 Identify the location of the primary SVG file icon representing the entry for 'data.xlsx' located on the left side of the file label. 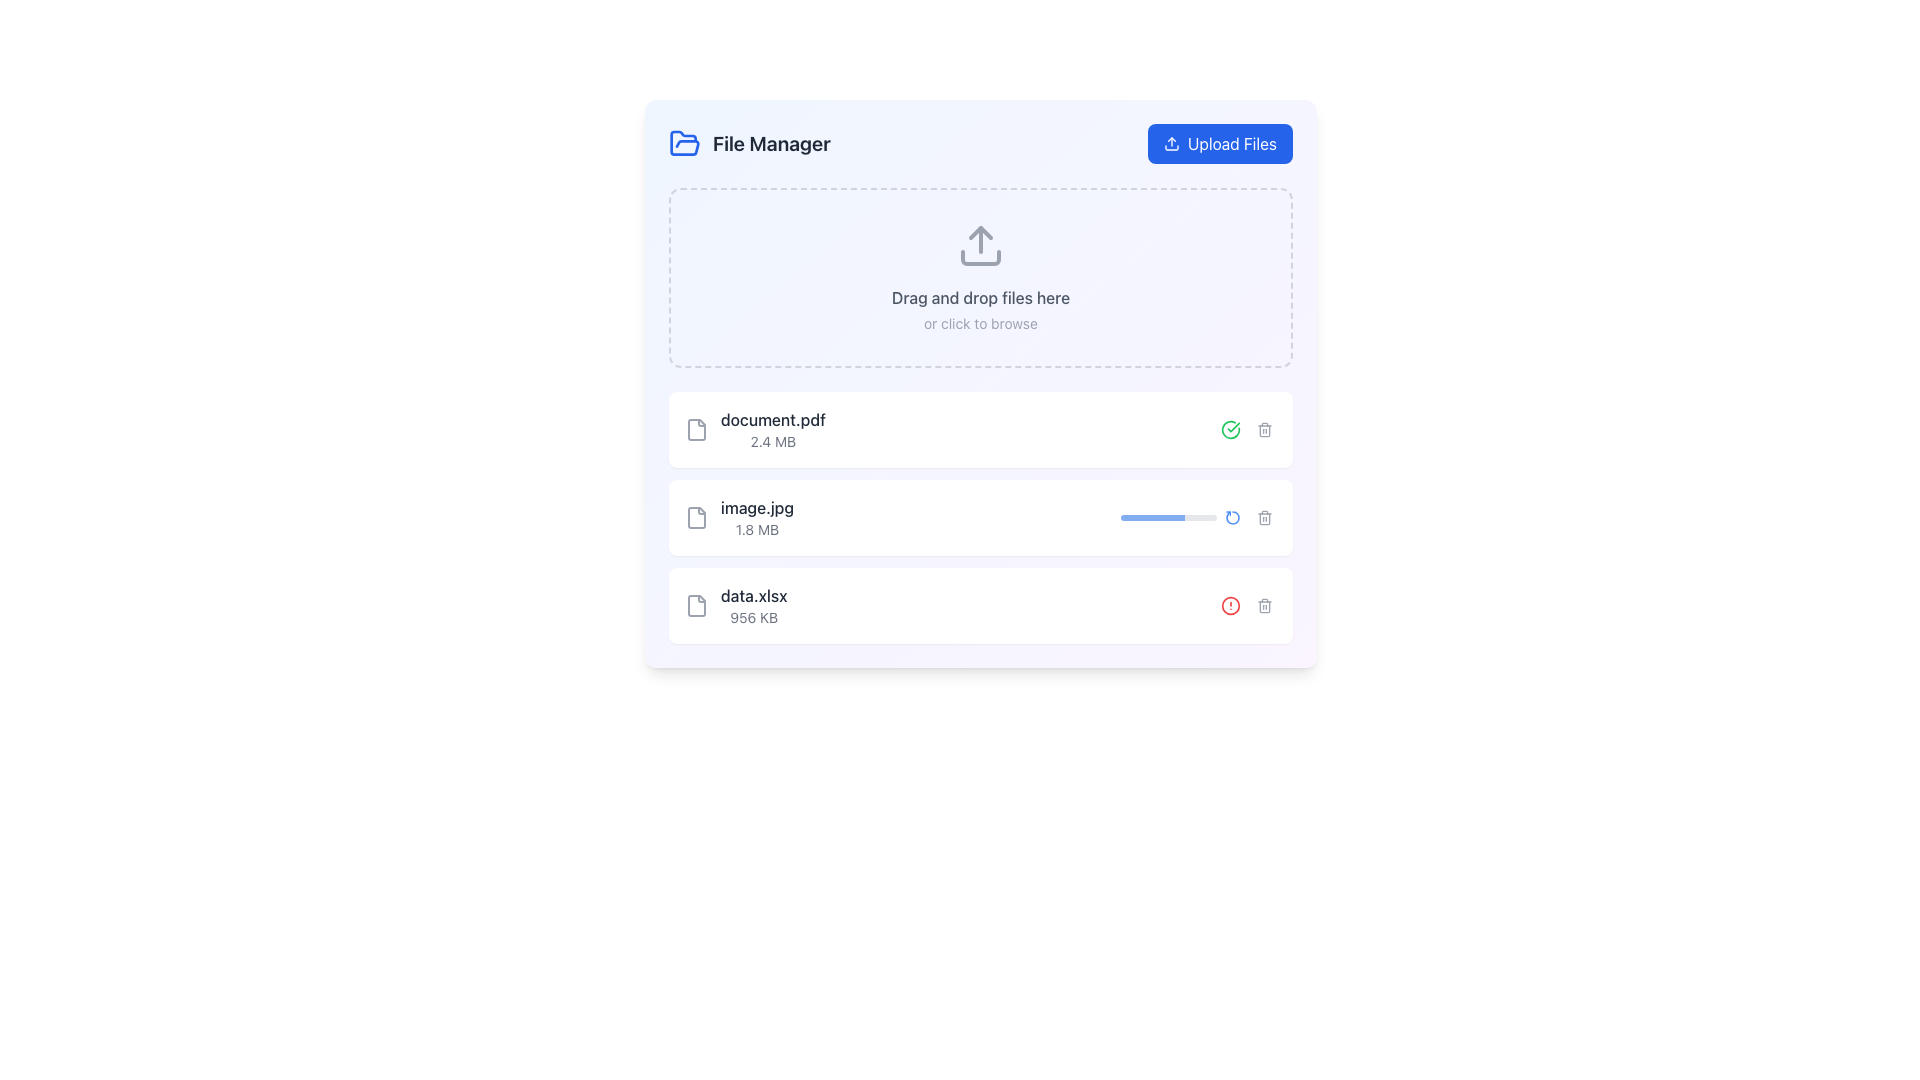
(696, 604).